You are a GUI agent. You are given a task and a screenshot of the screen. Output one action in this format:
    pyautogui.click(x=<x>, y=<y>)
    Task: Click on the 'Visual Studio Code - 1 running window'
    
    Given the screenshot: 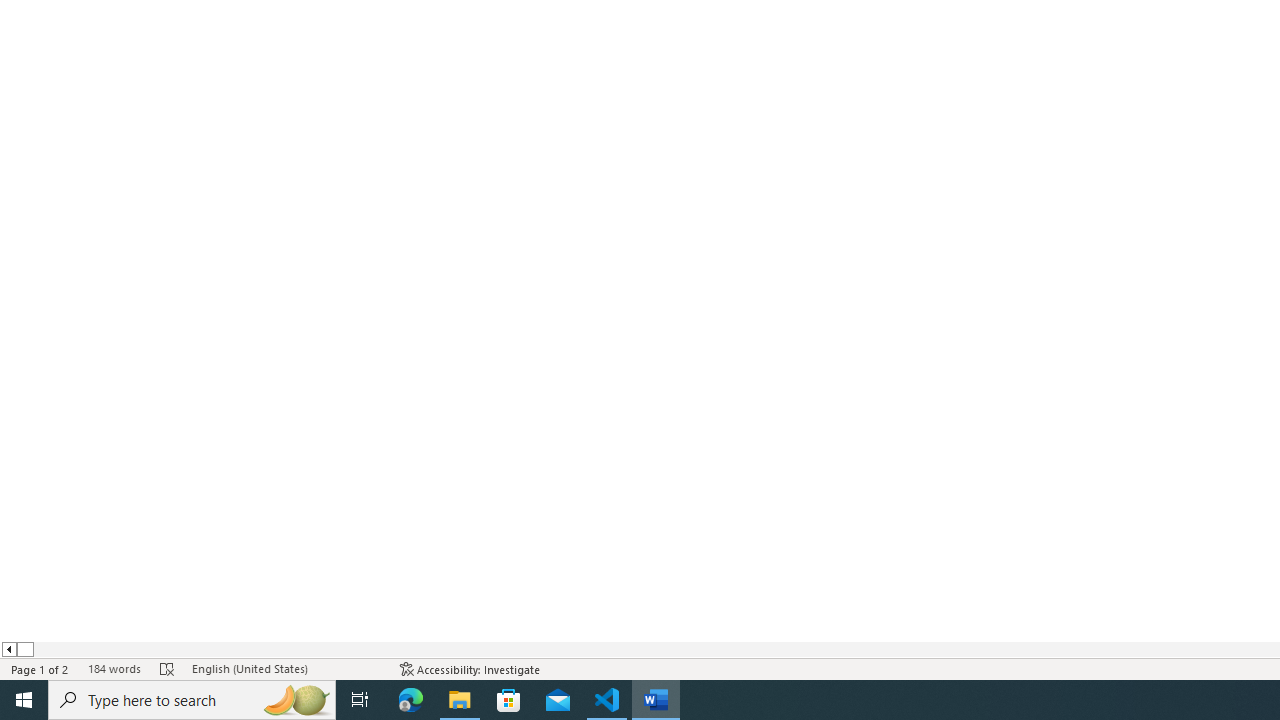 What is the action you would take?
    pyautogui.click(x=606, y=698)
    